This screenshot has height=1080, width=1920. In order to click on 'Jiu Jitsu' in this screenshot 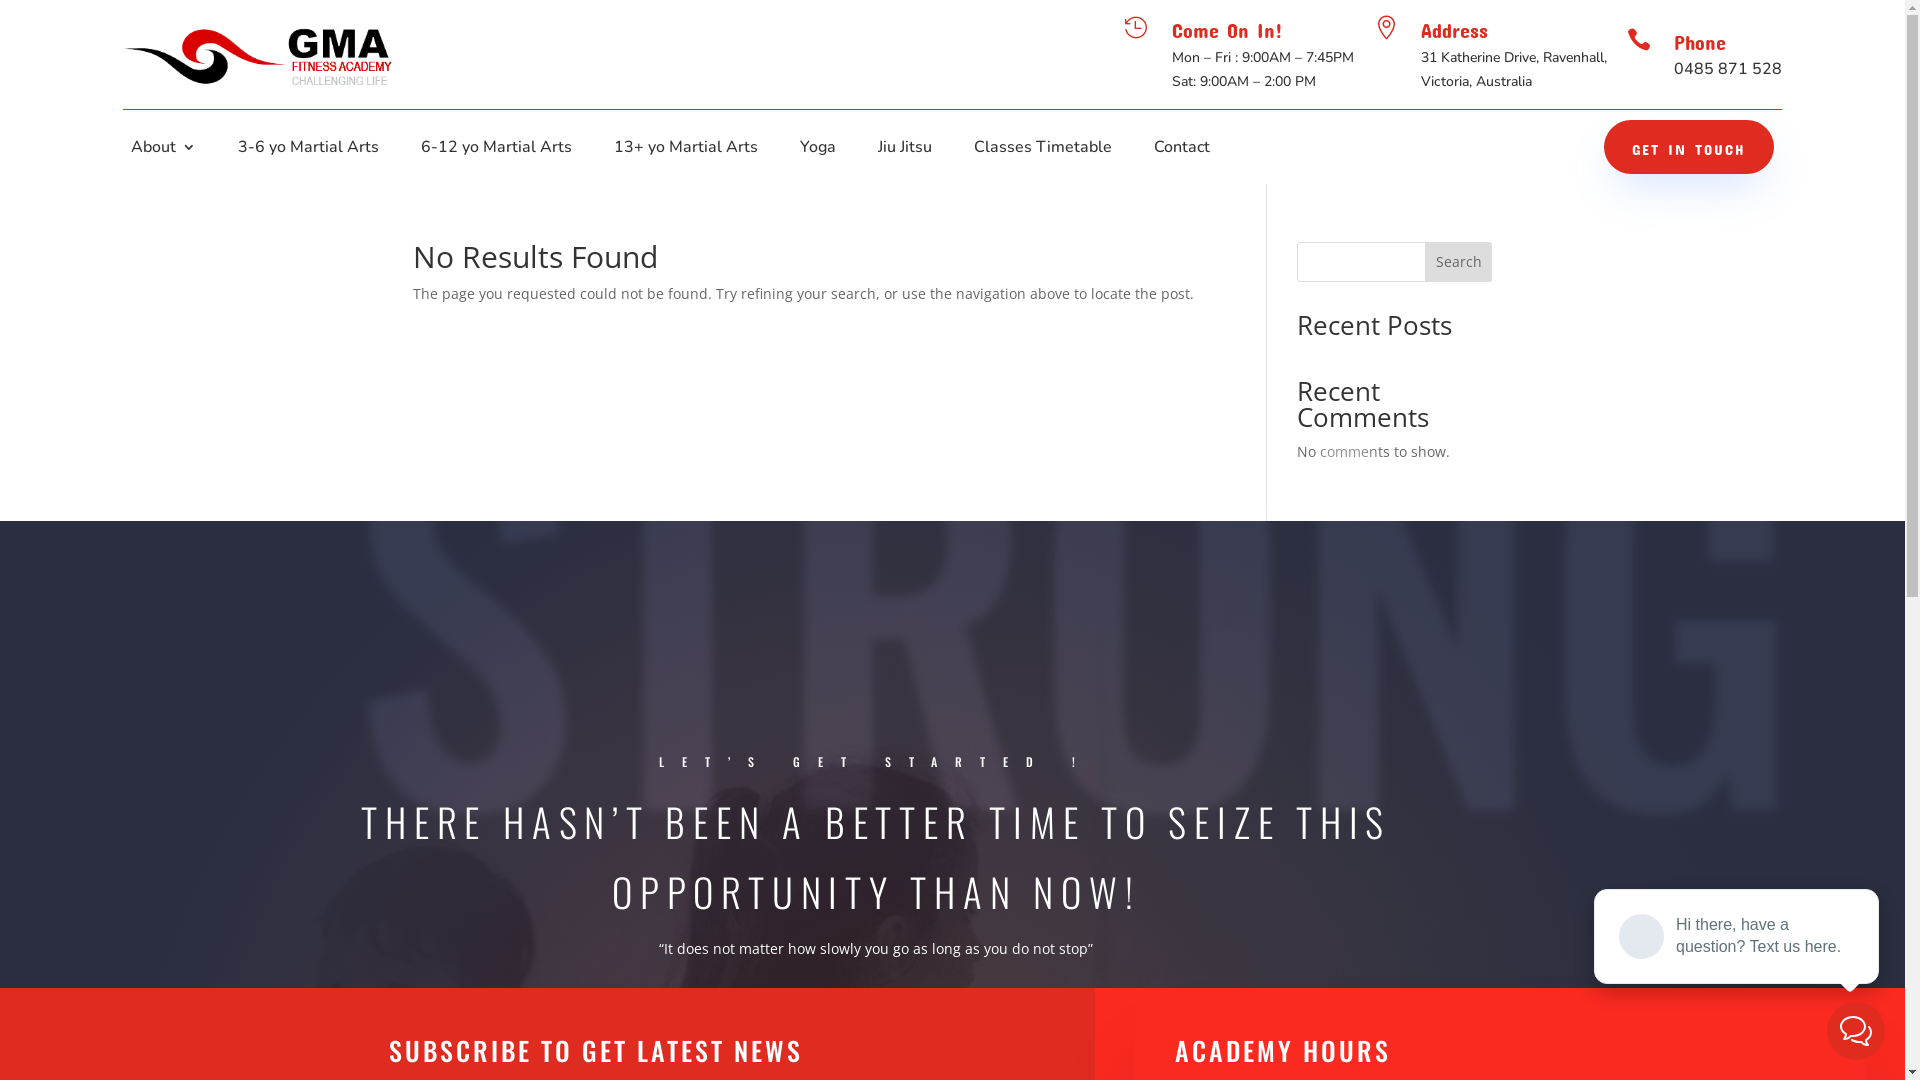, I will do `click(904, 149)`.